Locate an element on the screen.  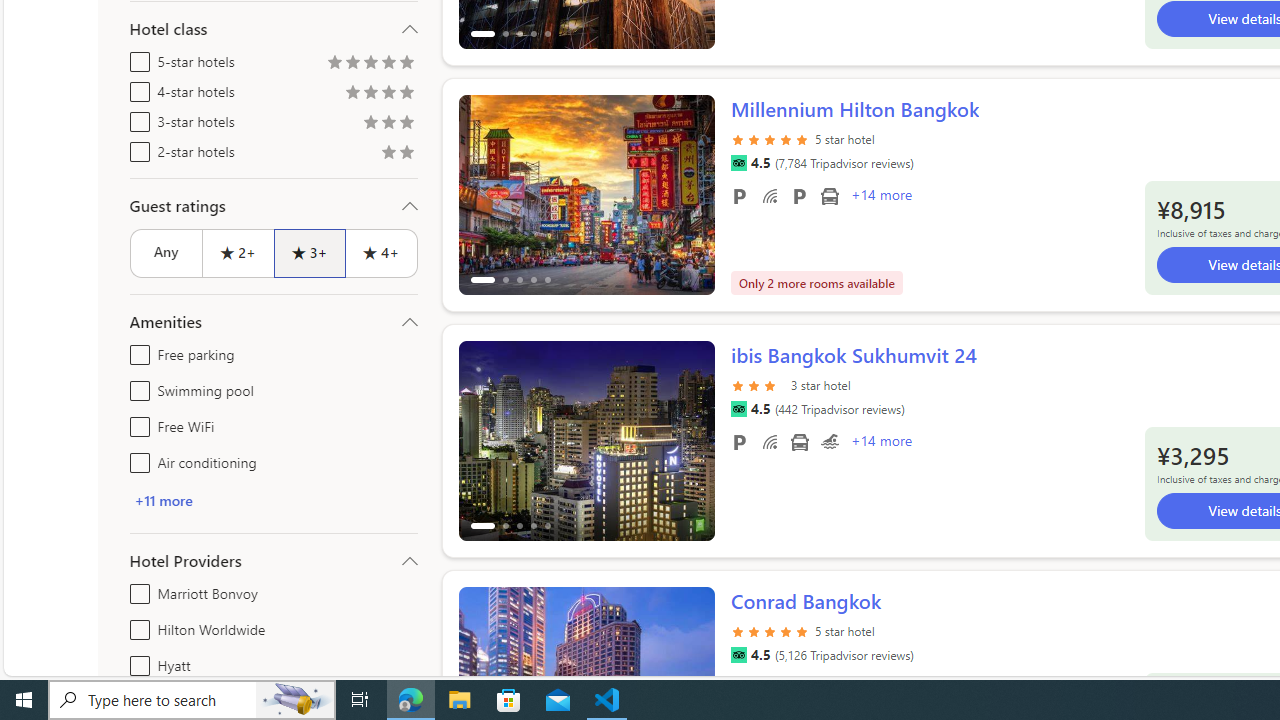
'Hotel class' is located at coordinates (272, 29).